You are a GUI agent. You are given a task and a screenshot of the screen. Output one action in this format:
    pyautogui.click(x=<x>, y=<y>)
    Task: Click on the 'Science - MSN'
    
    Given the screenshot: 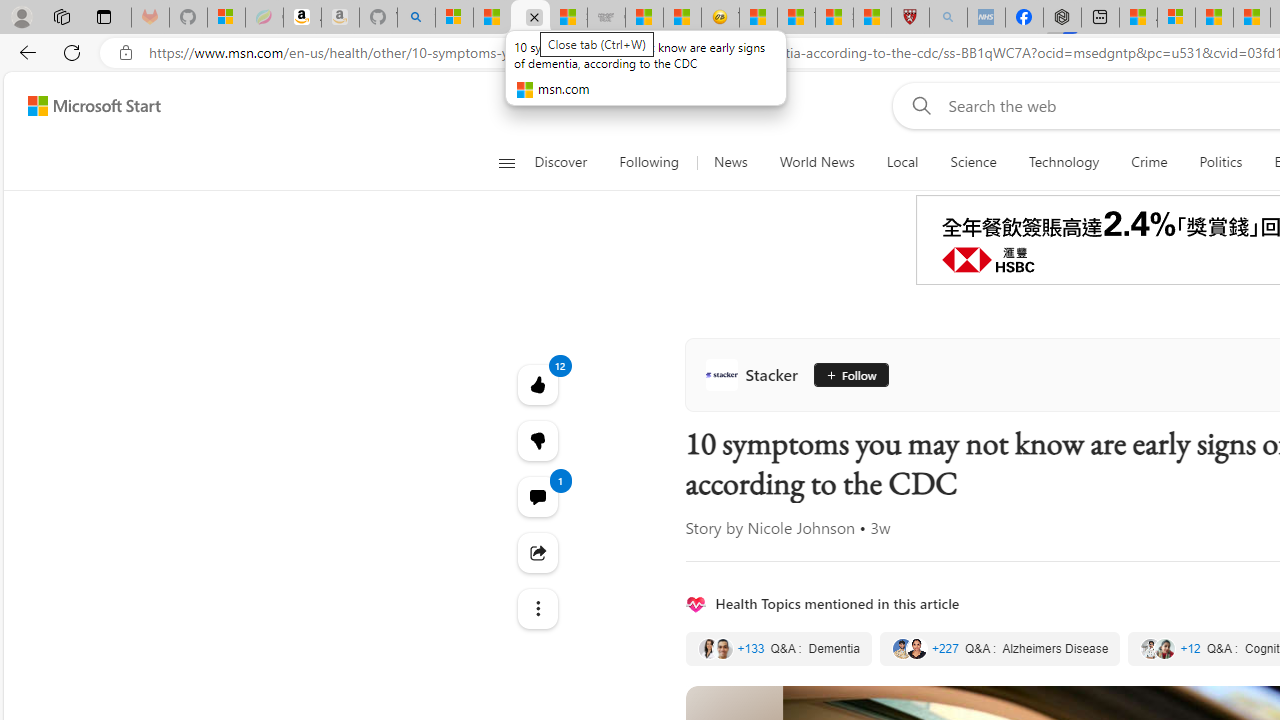 What is the action you would take?
    pyautogui.click(x=833, y=17)
    